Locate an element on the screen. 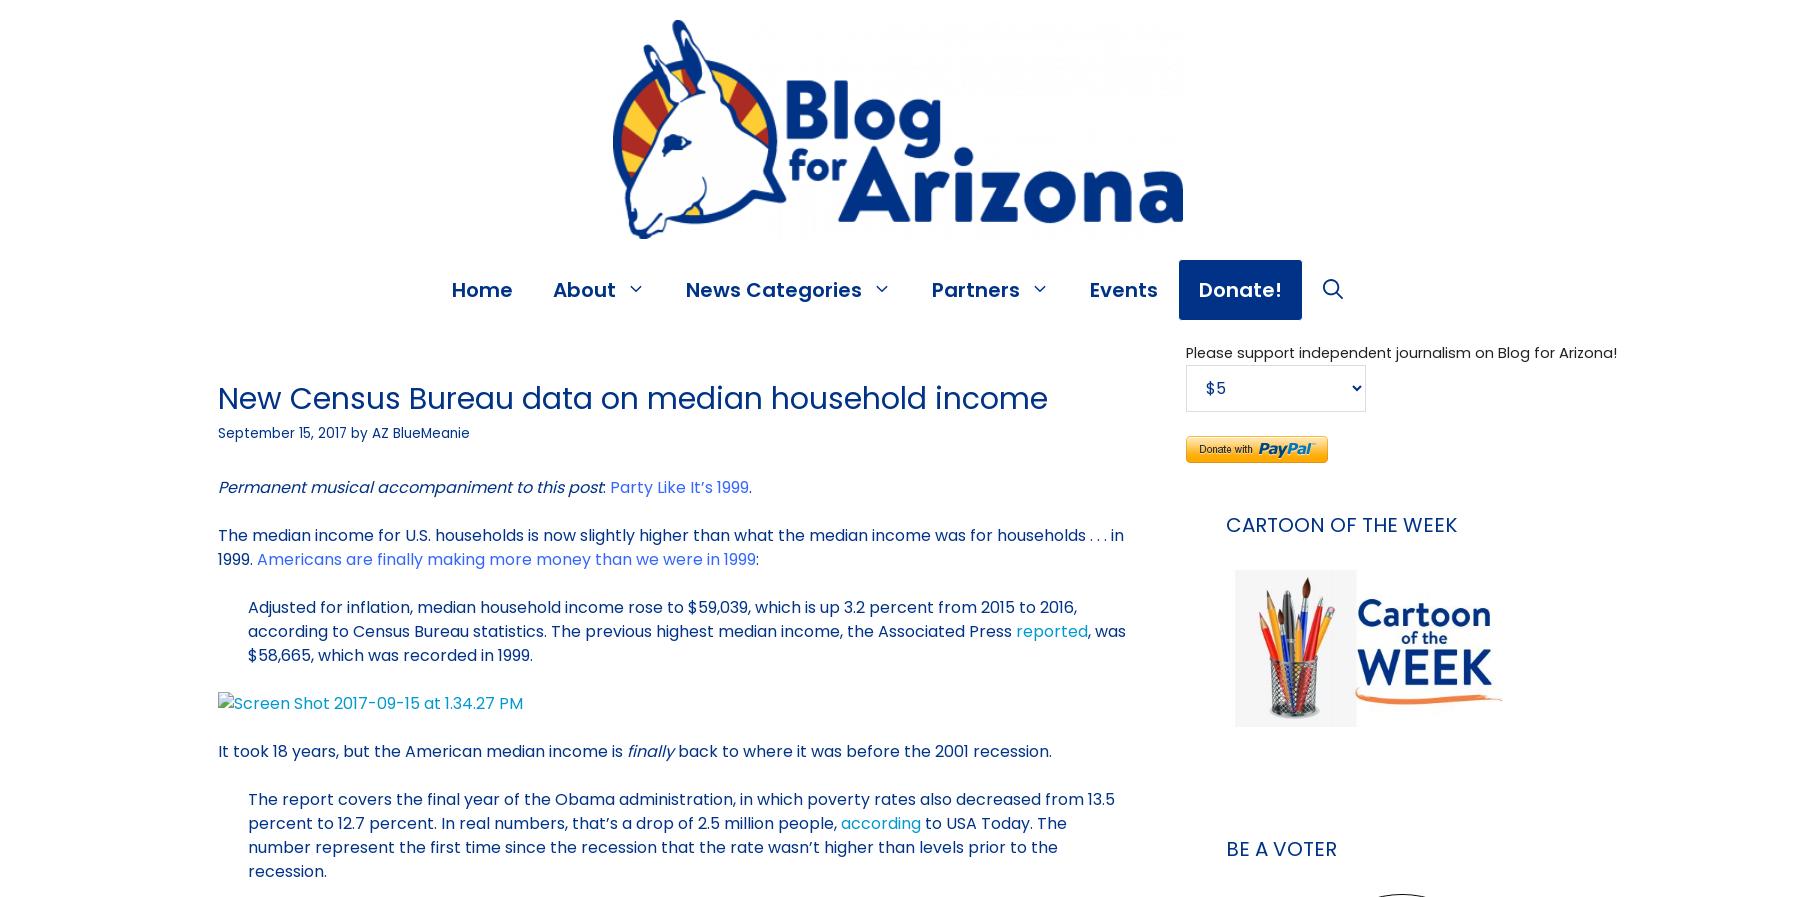  'It took 18 years, but the American median income is' is located at coordinates (421, 751).